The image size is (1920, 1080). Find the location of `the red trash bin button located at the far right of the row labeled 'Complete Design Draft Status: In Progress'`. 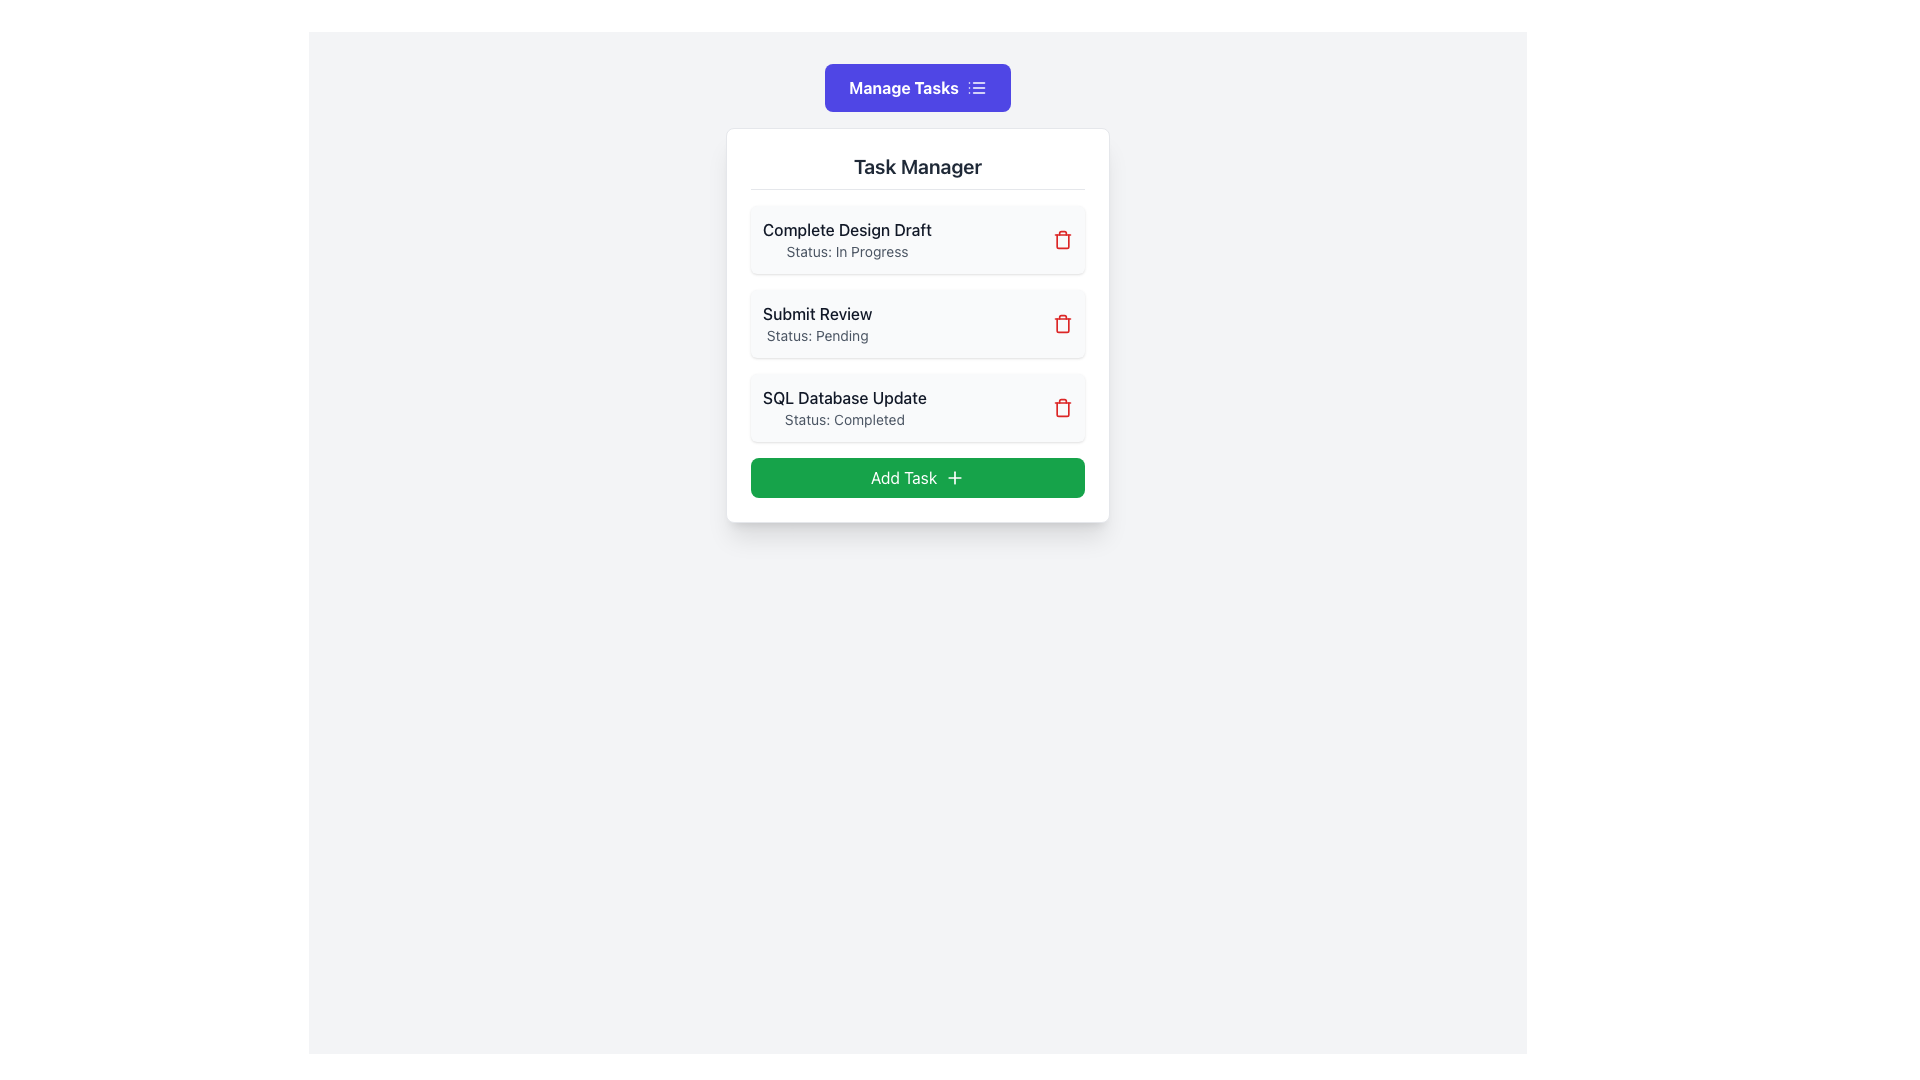

the red trash bin button located at the far right of the row labeled 'Complete Design Draft Status: In Progress' is located at coordinates (1061, 238).